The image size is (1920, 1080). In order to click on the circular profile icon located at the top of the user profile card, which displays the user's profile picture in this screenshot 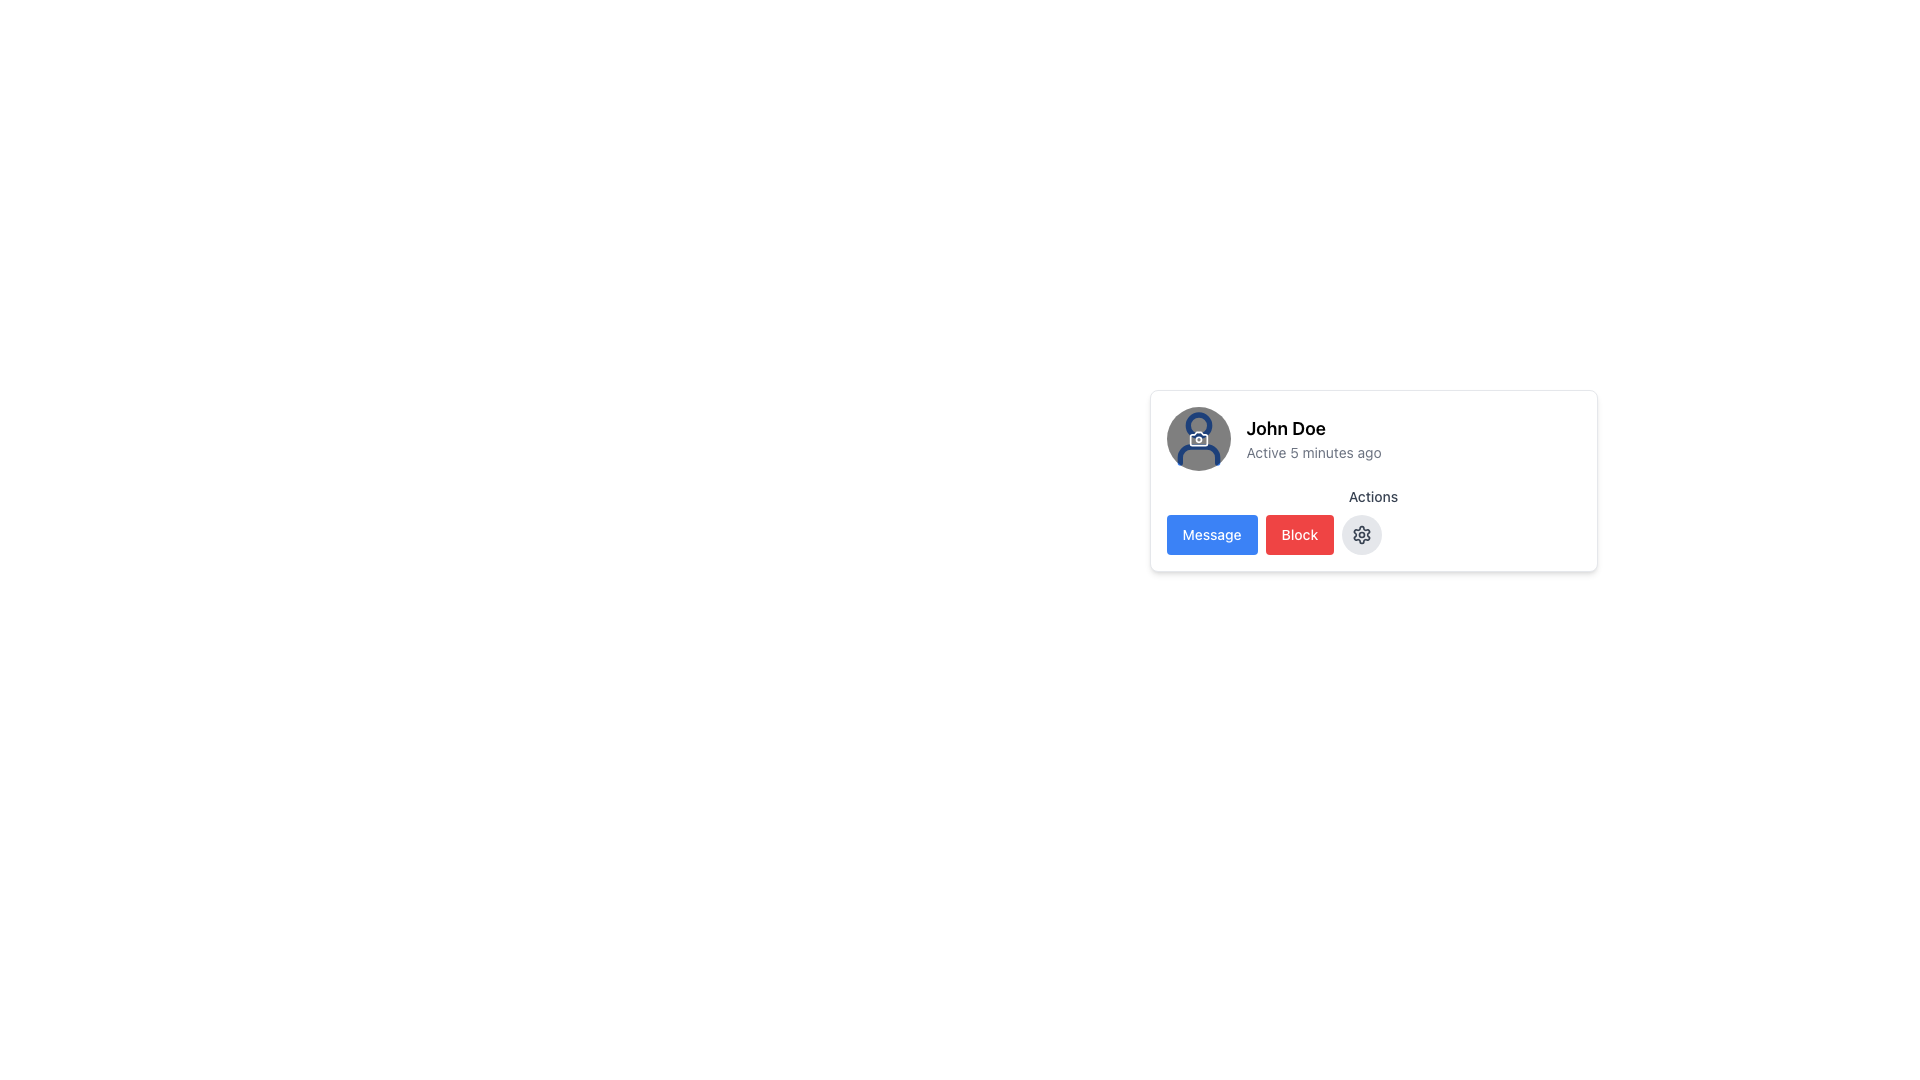, I will do `click(1198, 424)`.